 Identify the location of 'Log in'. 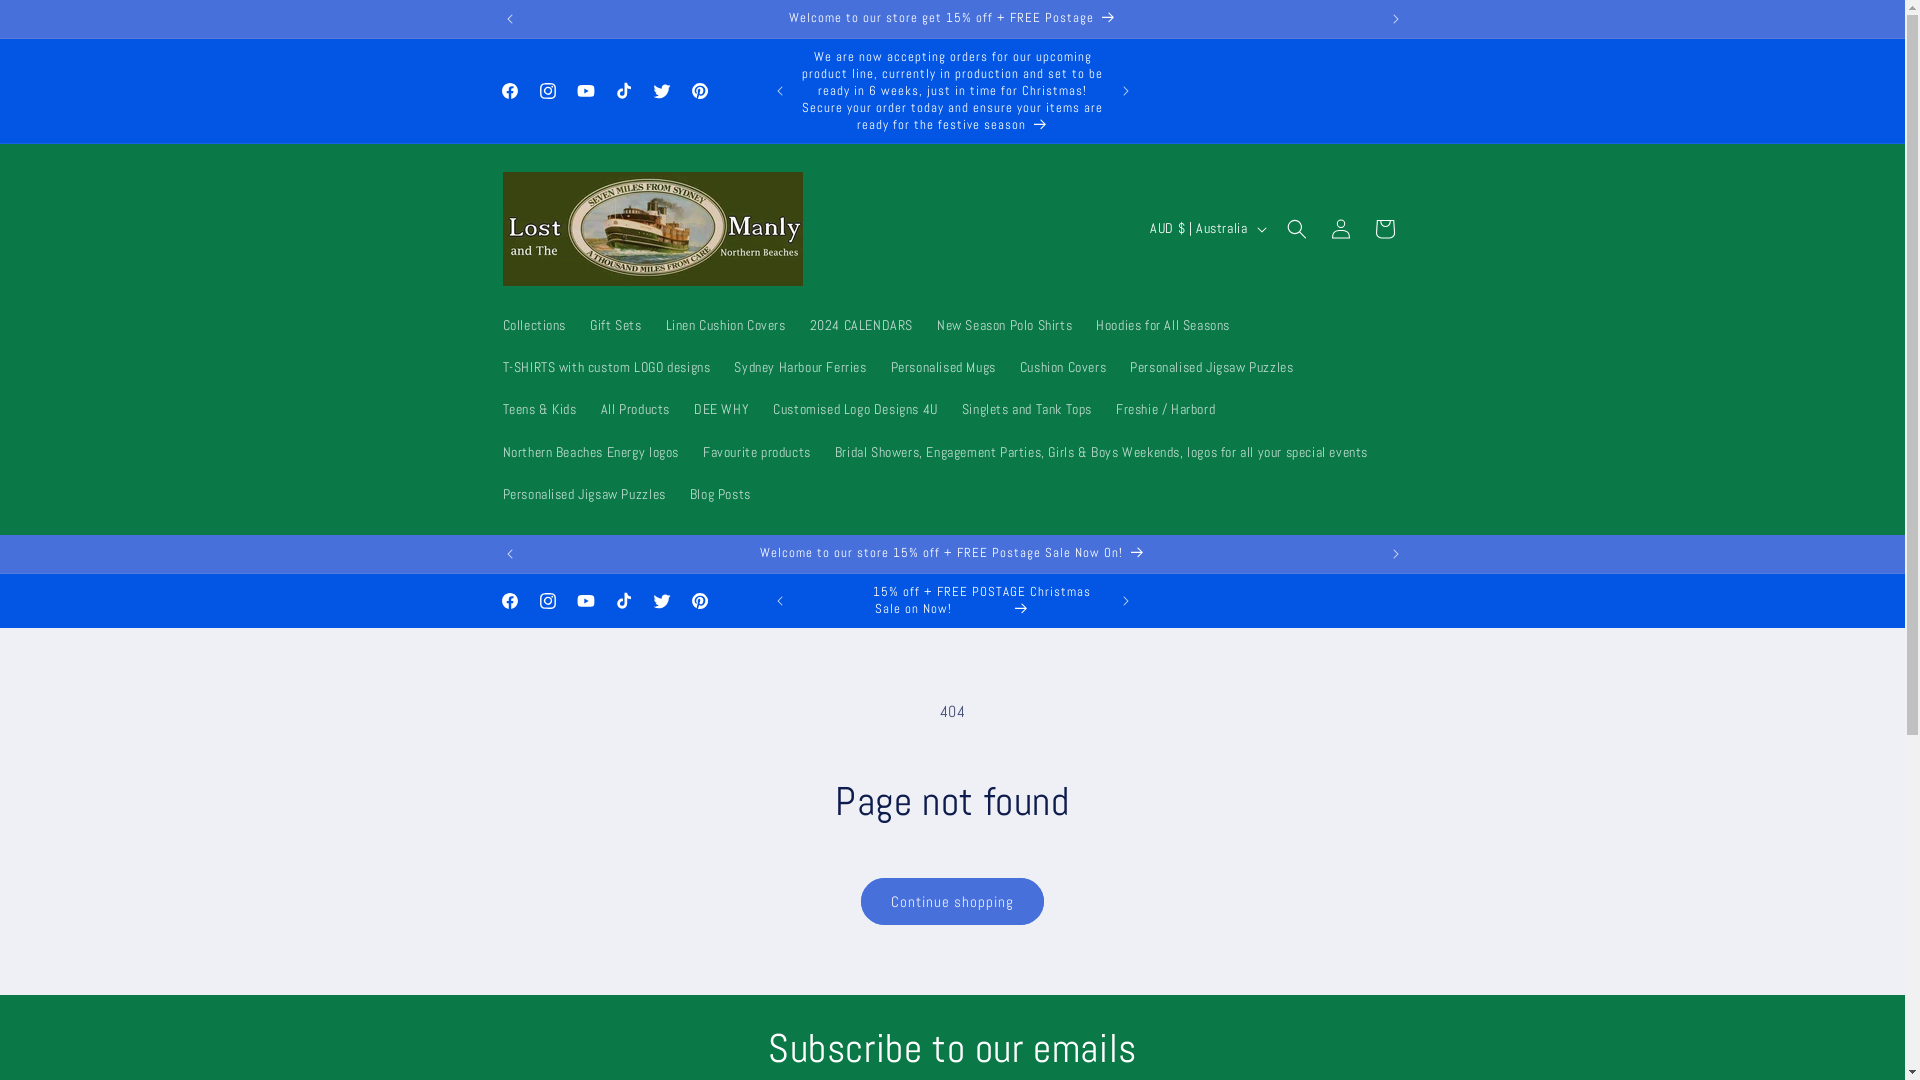
(1339, 227).